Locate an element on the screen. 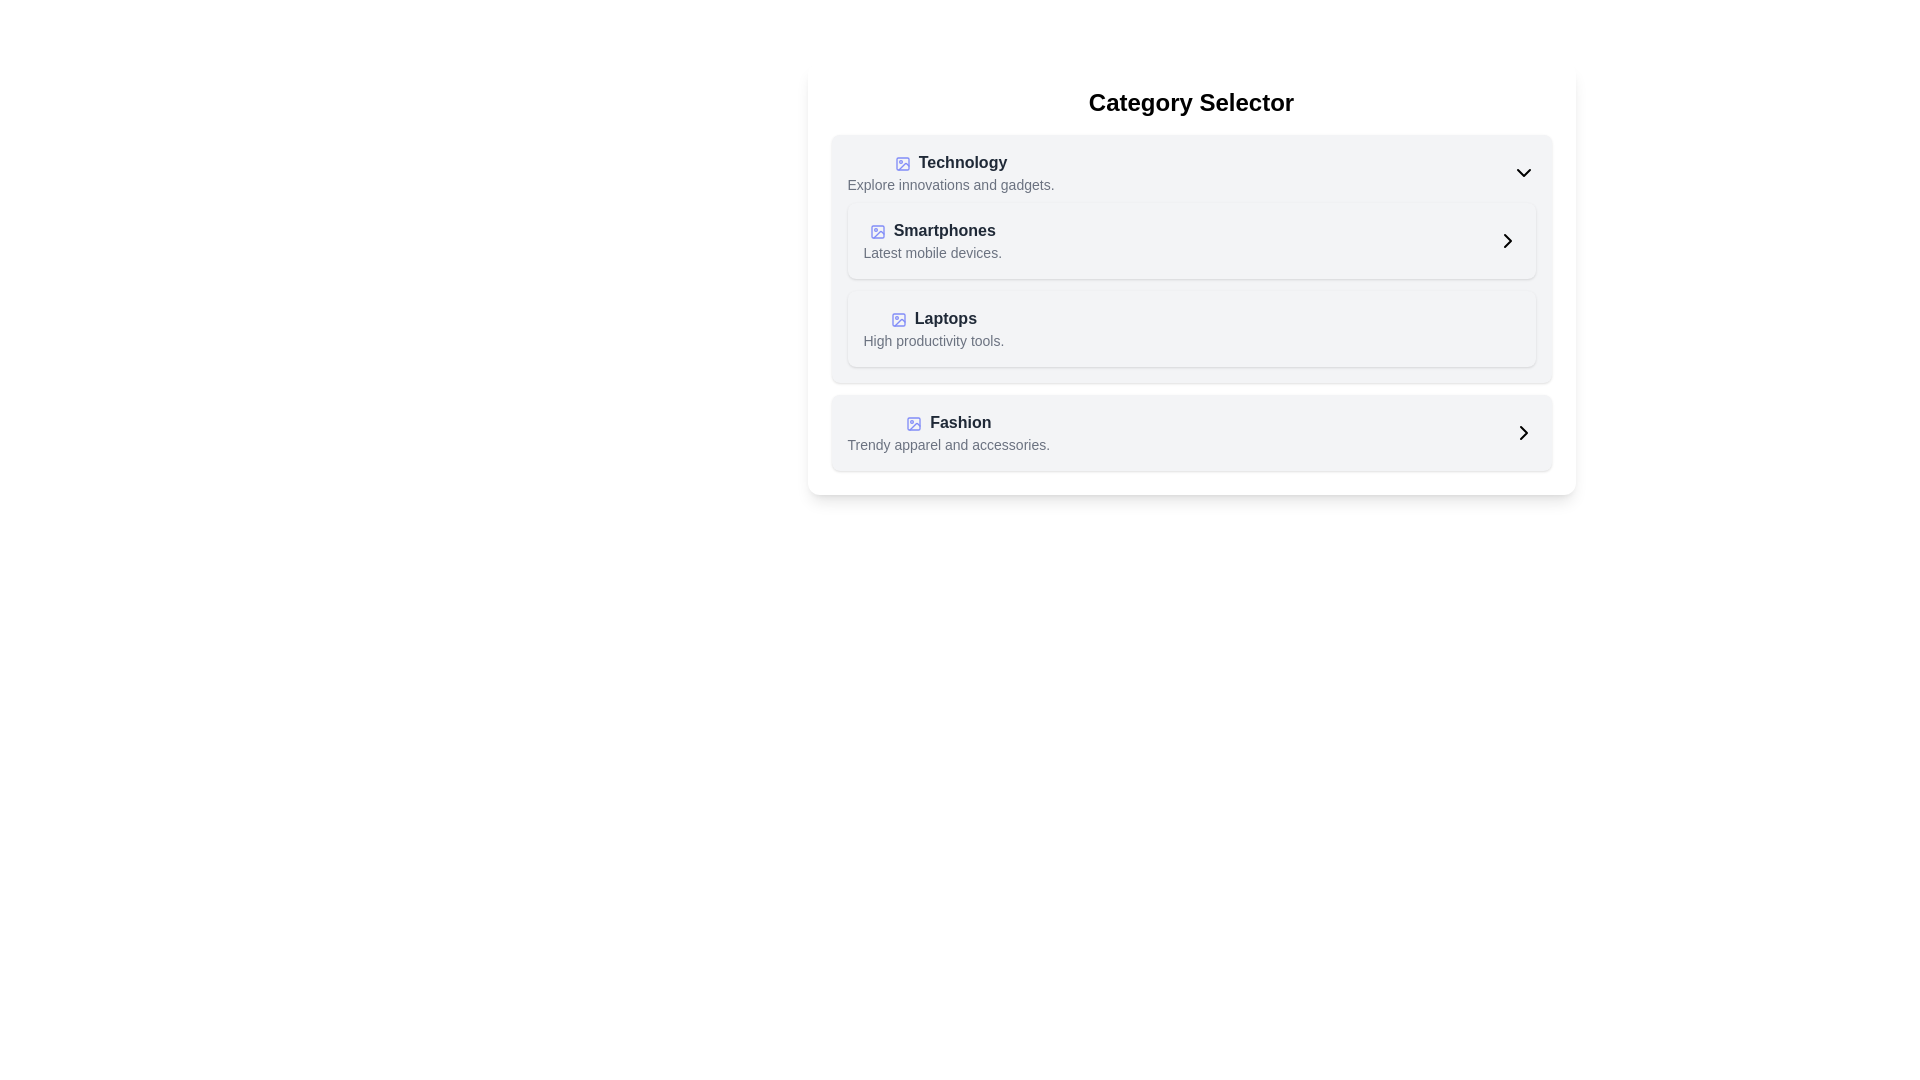  'Smartphones' text label, which is bold and dark, located above the description 'Latest mobile devices.' in the Technology category is located at coordinates (943, 229).